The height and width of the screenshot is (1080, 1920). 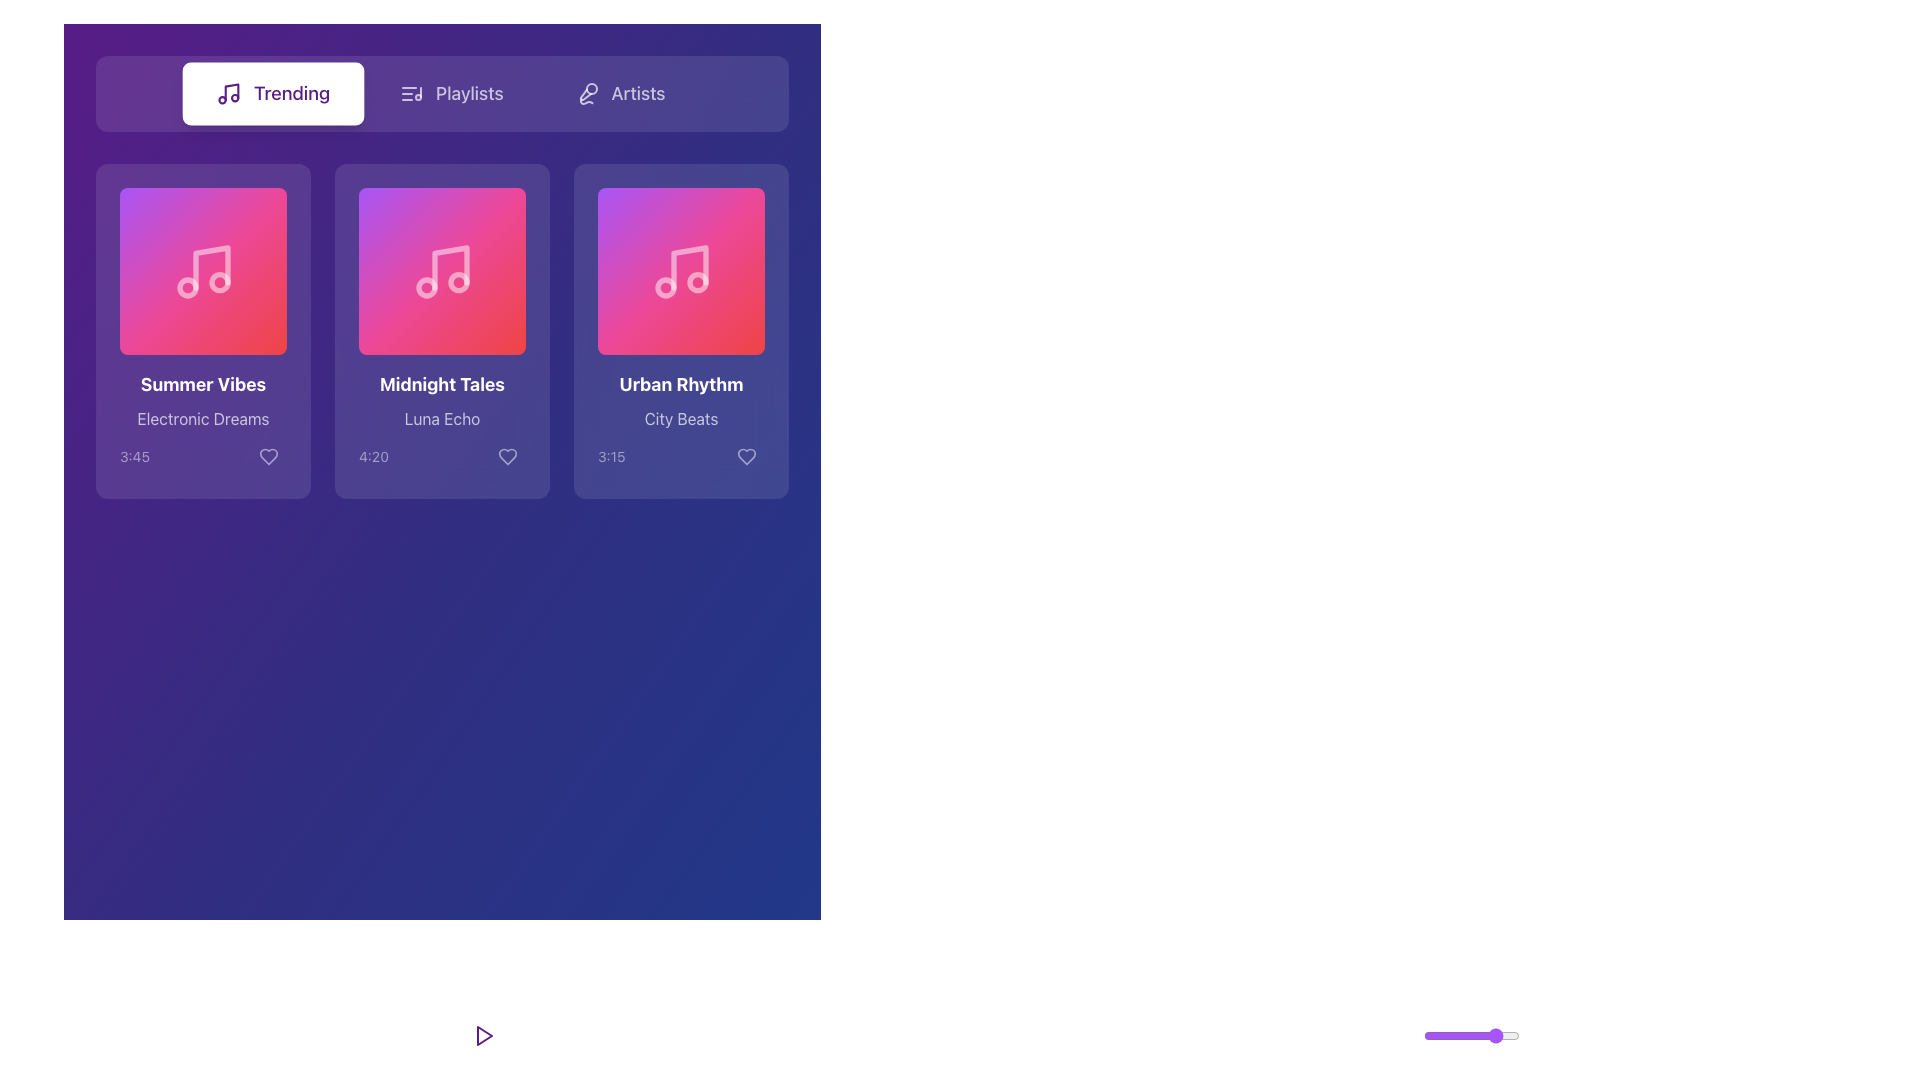 What do you see at coordinates (1473, 1035) in the screenshot?
I see `the slider` at bounding box center [1473, 1035].